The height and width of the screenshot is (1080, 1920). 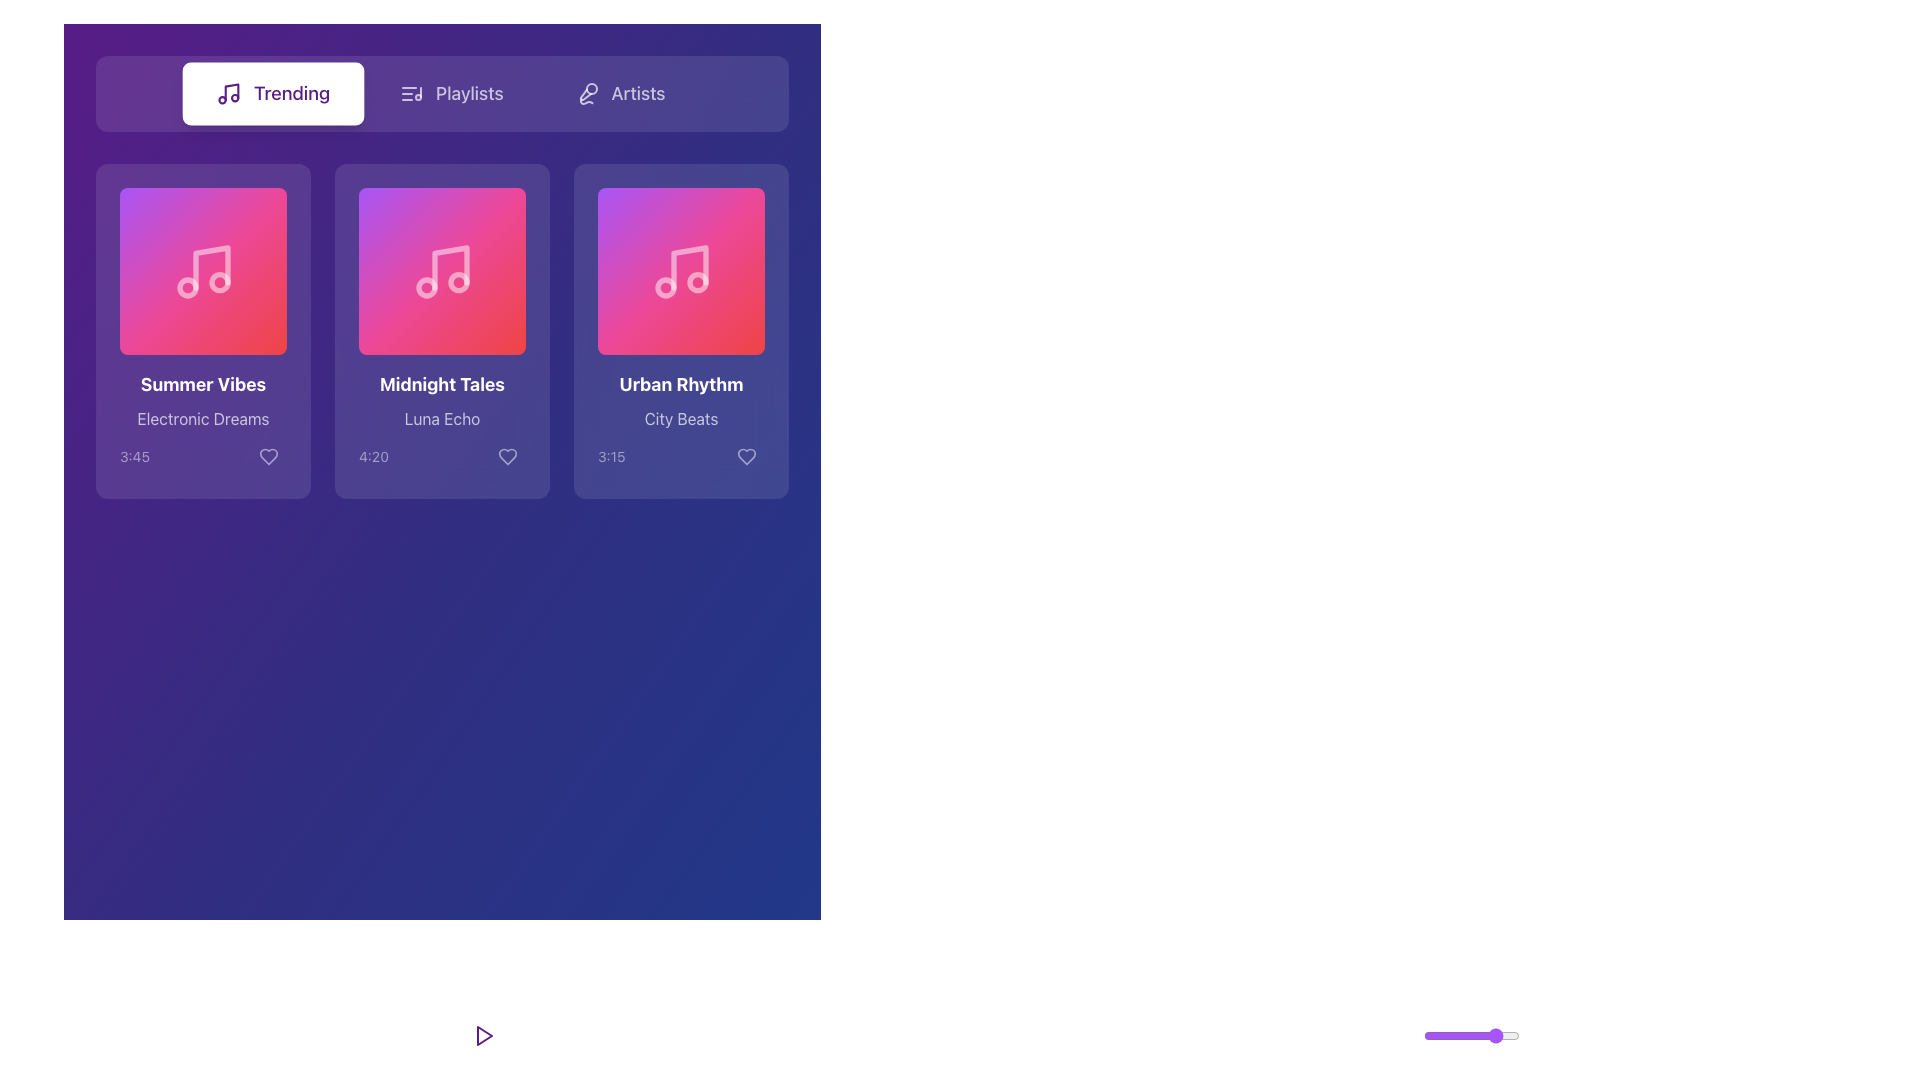 What do you see at coordinates (1473, 1035) in the screenshot?
I see `the slider` at bounding box center [1473, 1035].